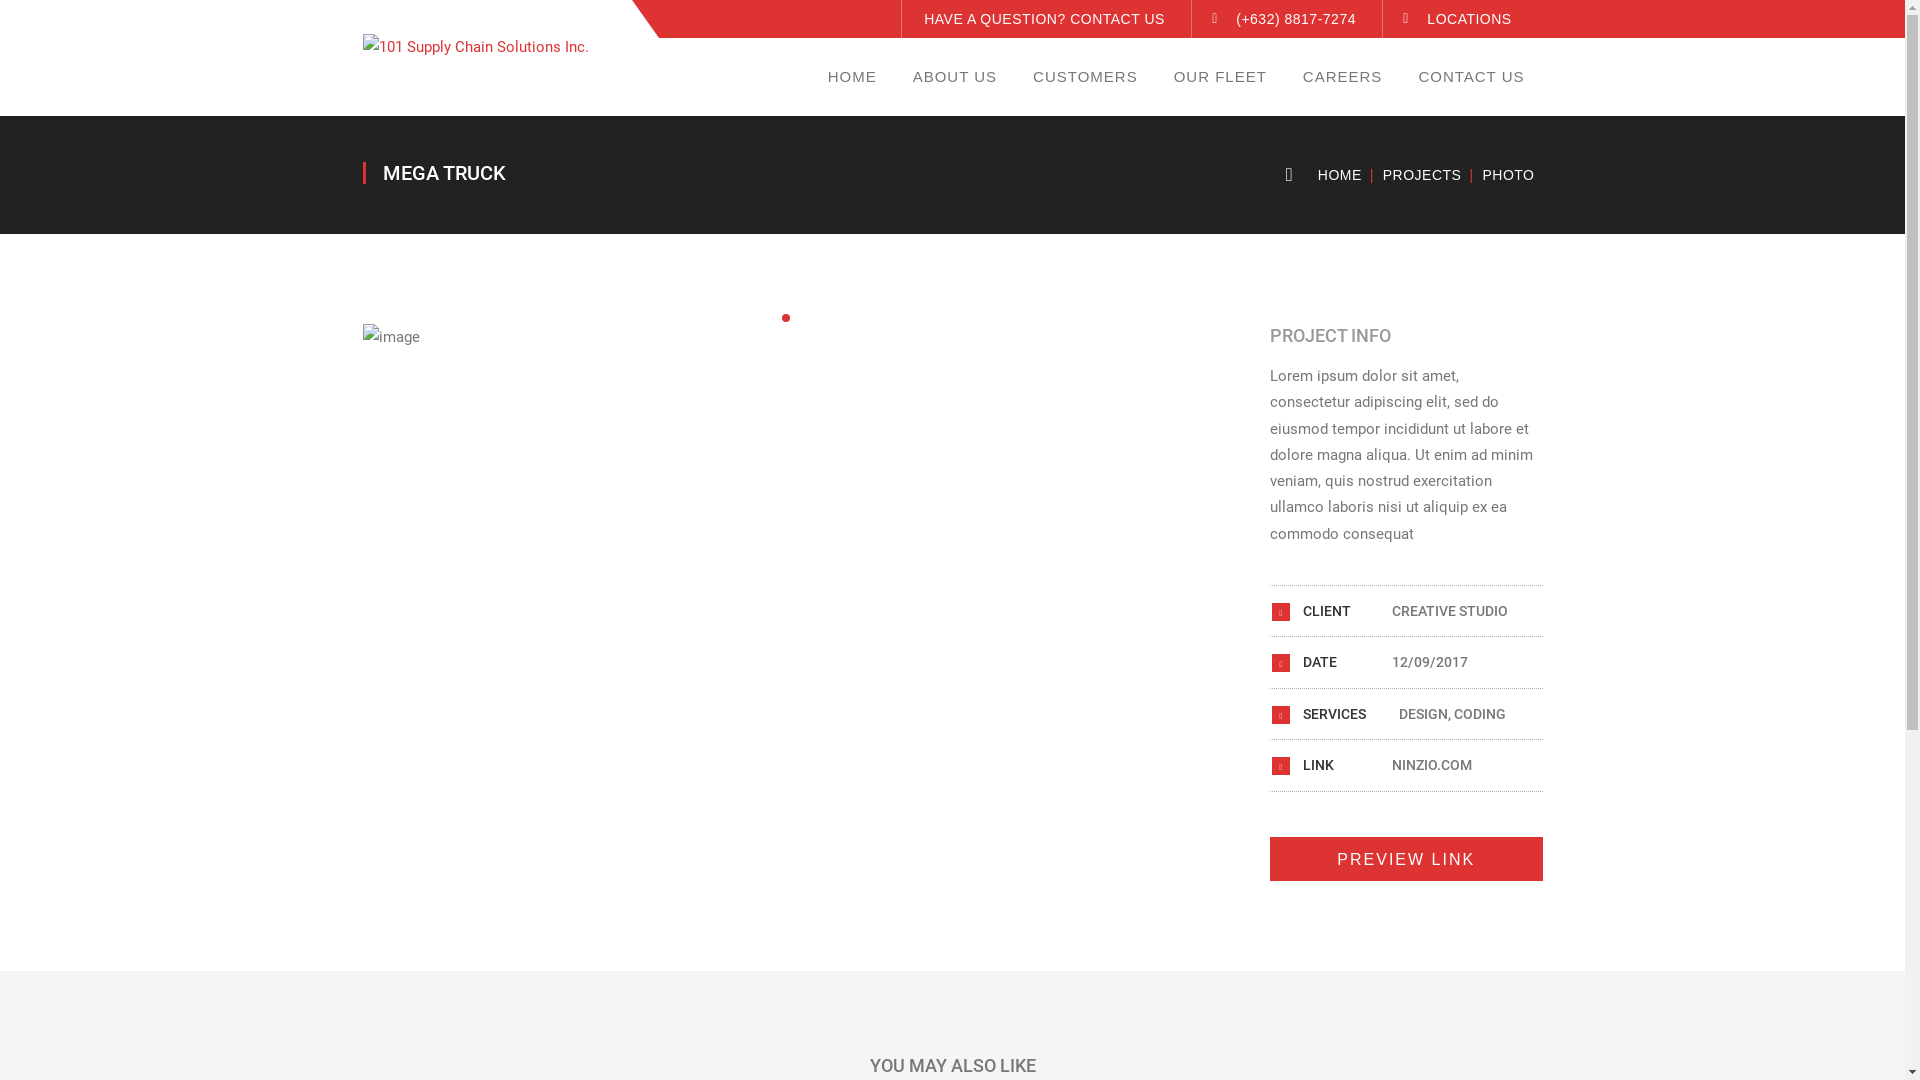 Image resolution: width=1920 pixels, height=1080 pixels. What do you see at coordinates (1405, 858) in the screenshot?
I see `'PREVIEW LINK'` at bounding box center [1405, 858].